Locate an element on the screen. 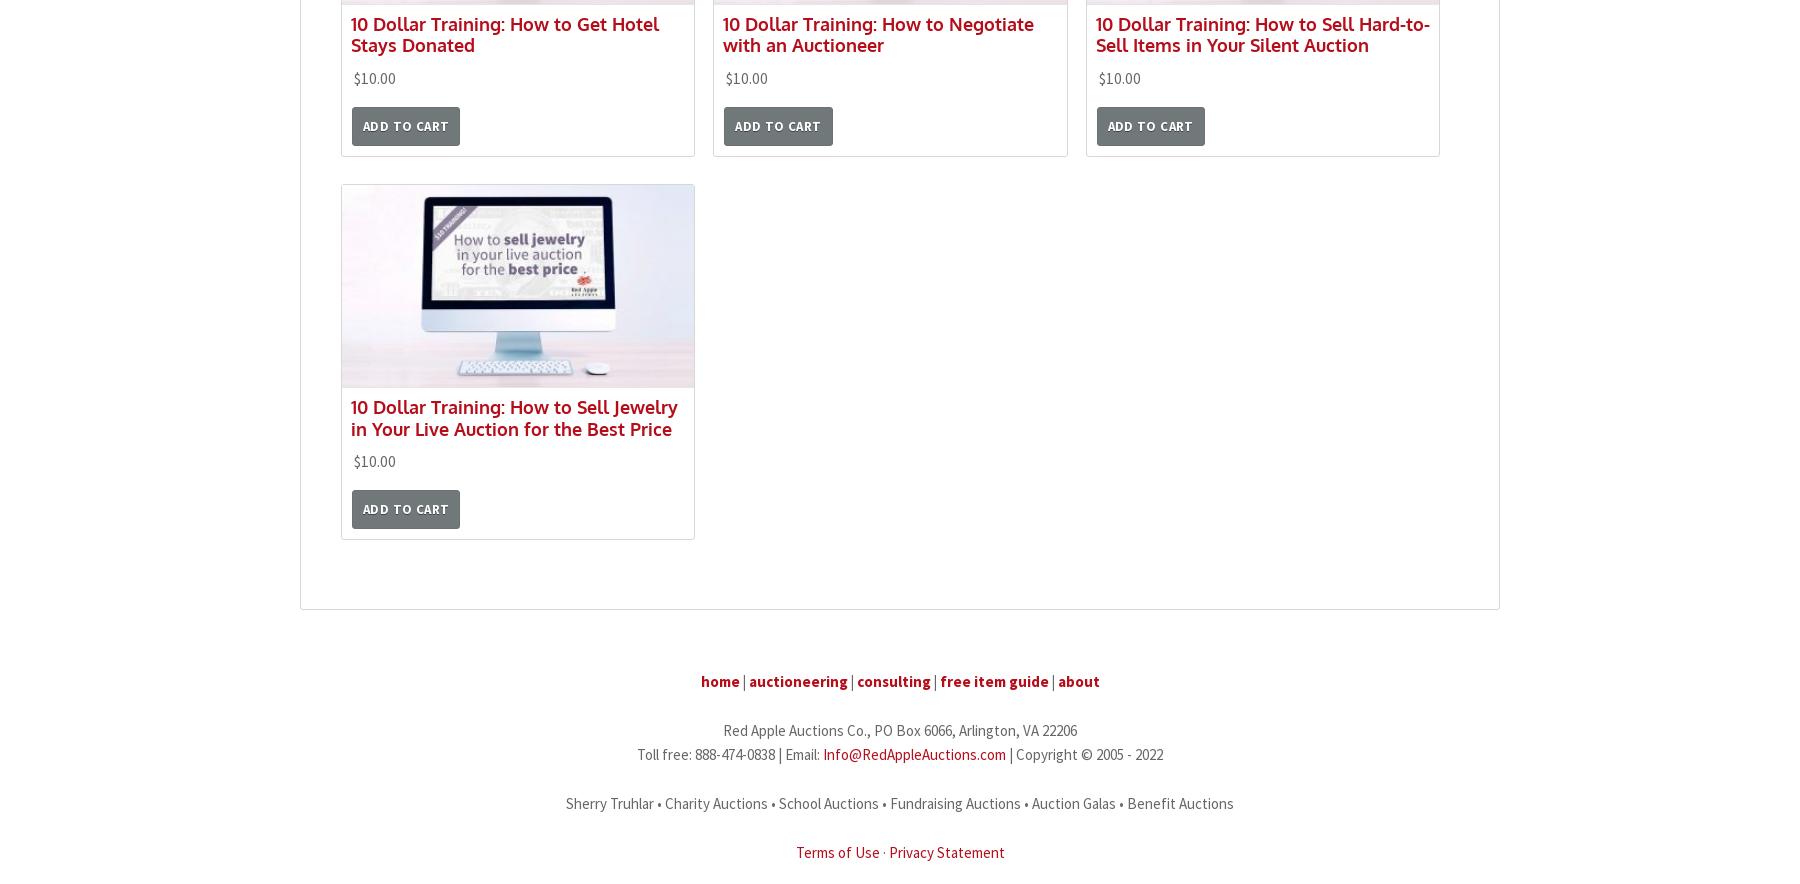 This screenshot has width=1800, height=884. 'Sherry Truhlar • Charity Auctions • School Auctions • Fundraising Auctions • Auction Galas • Benefit Auctions' is located at coordinates (900, 801).